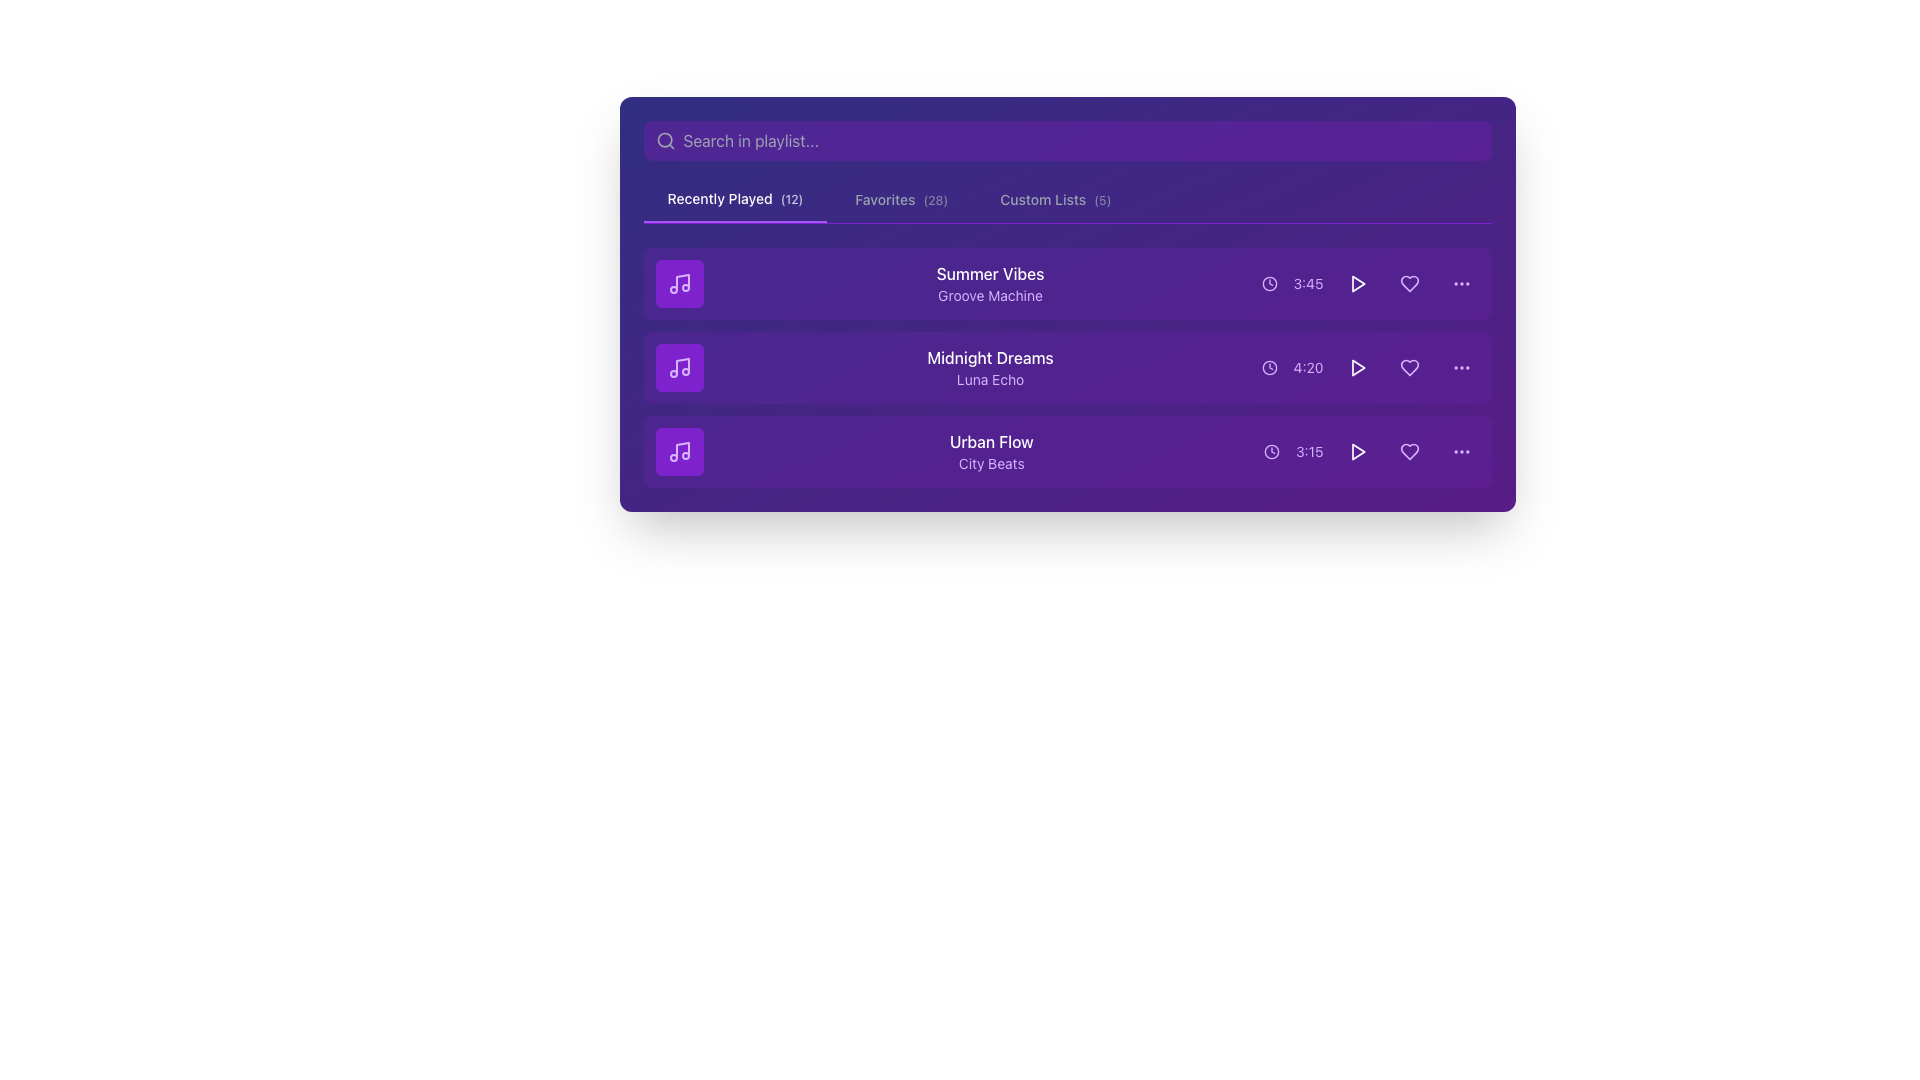  What do you see at coordinates (1408, 367) in the screenshot?
I see `the heart-shaped icon to favorite or unfavorite the 'Midnight Dreams' song` at bounding box center [1408, 367].